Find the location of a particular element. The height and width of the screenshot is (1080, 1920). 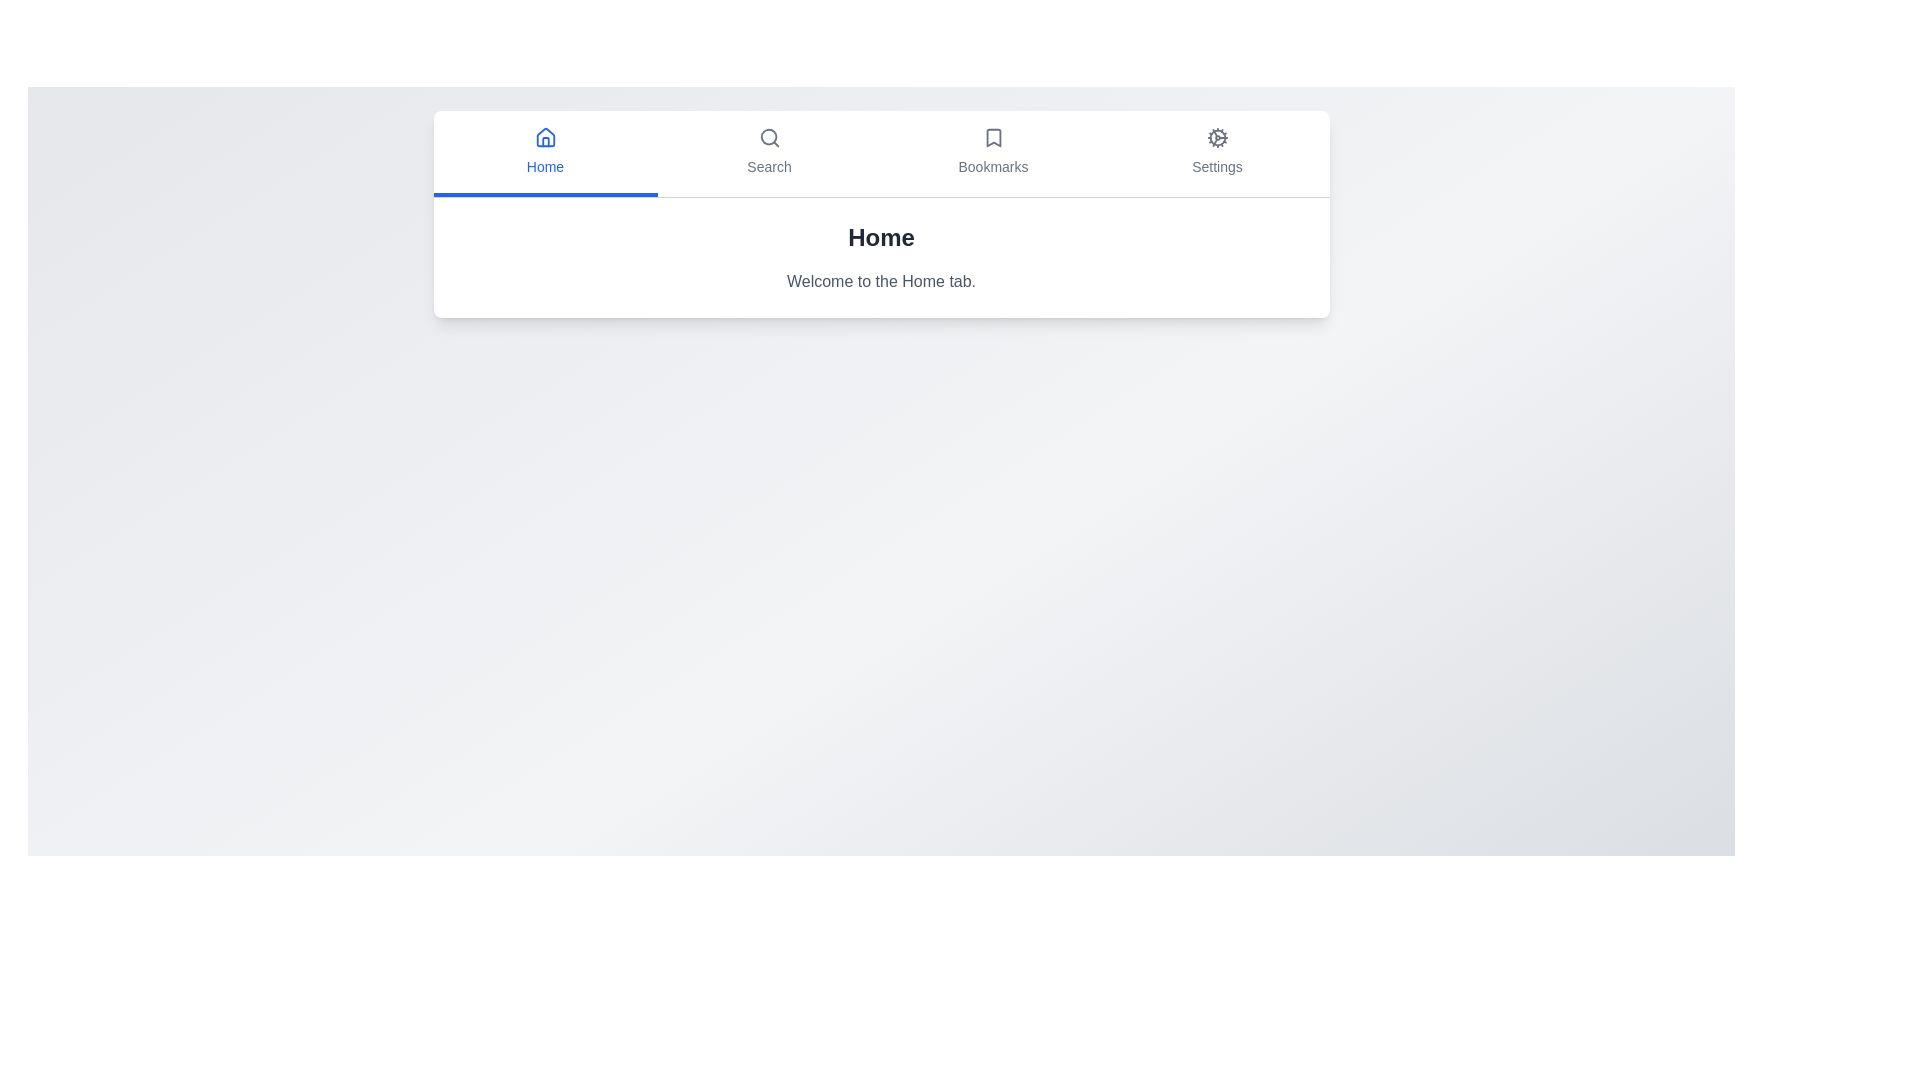

the Settings tab by clicking on its button is located at coordinates (1216, 153).